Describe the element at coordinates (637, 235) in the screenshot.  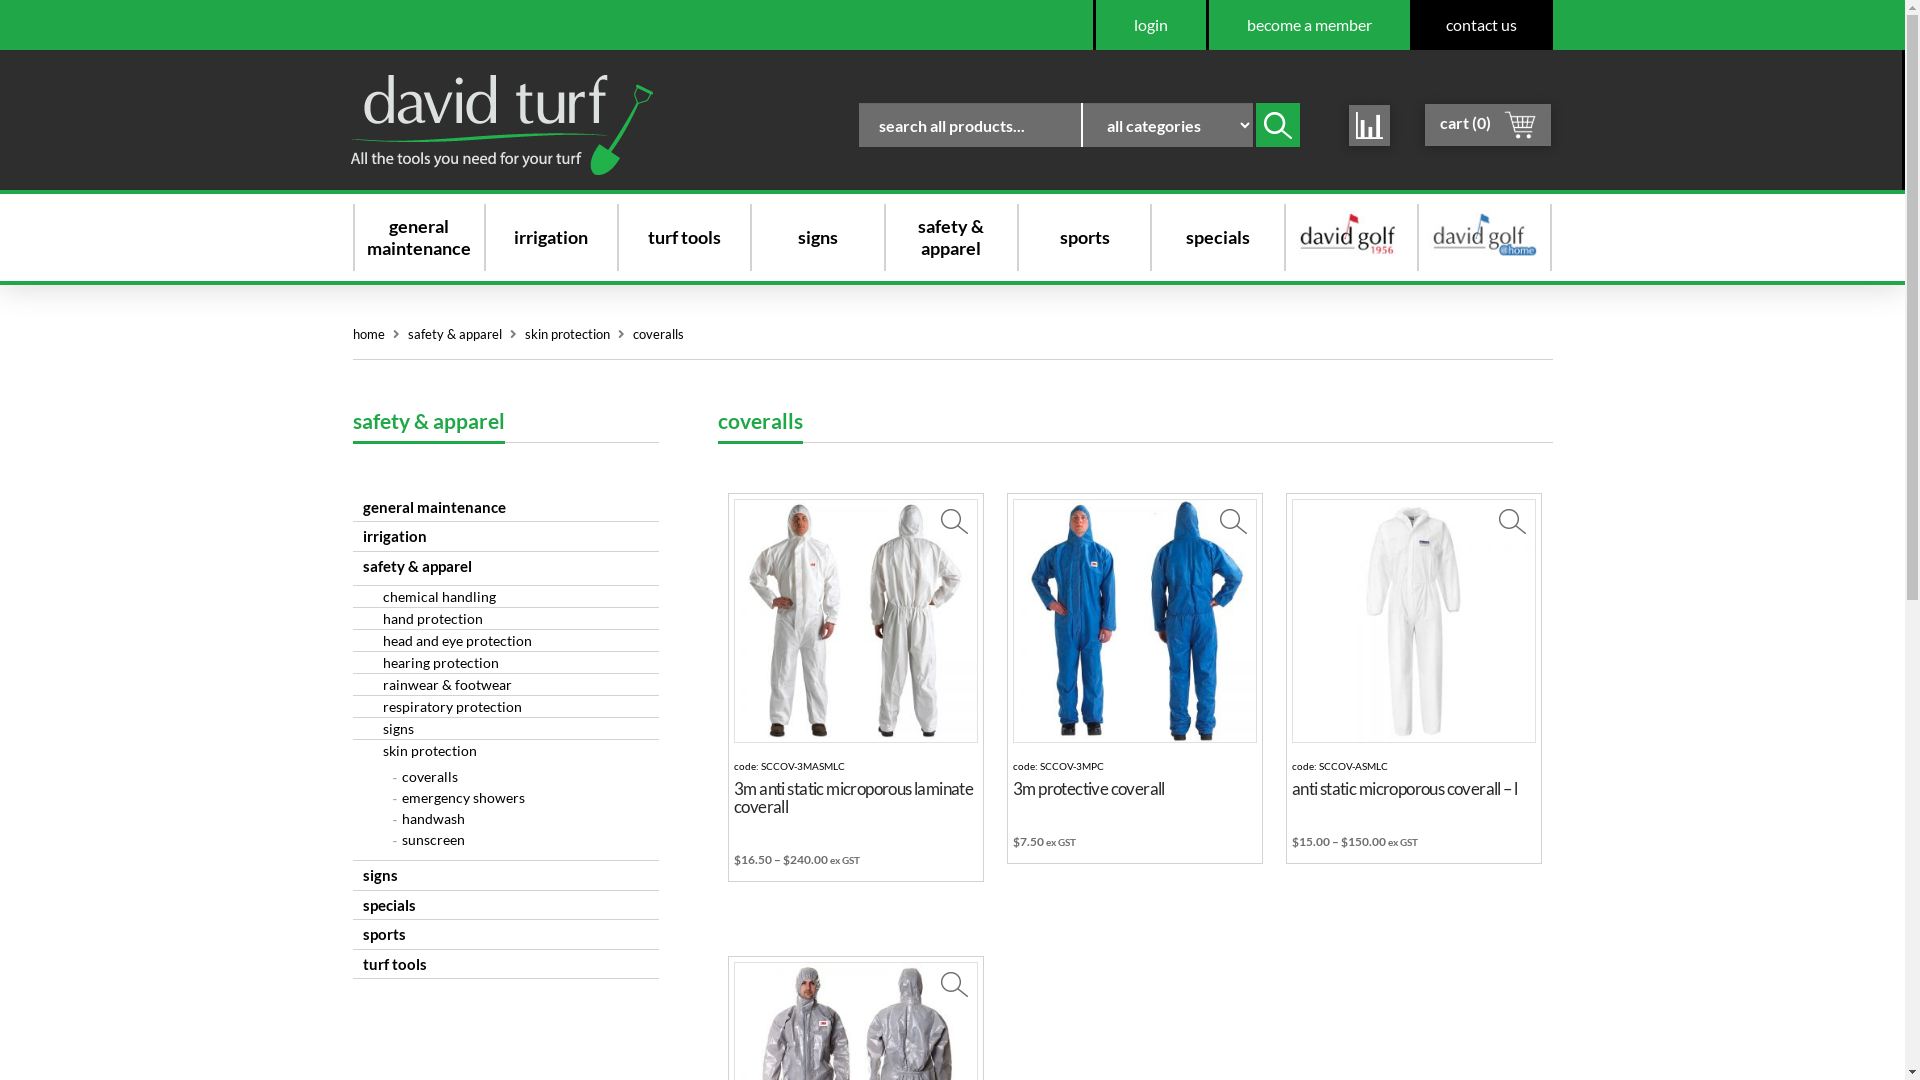
I see `'turf tools'` at that location.